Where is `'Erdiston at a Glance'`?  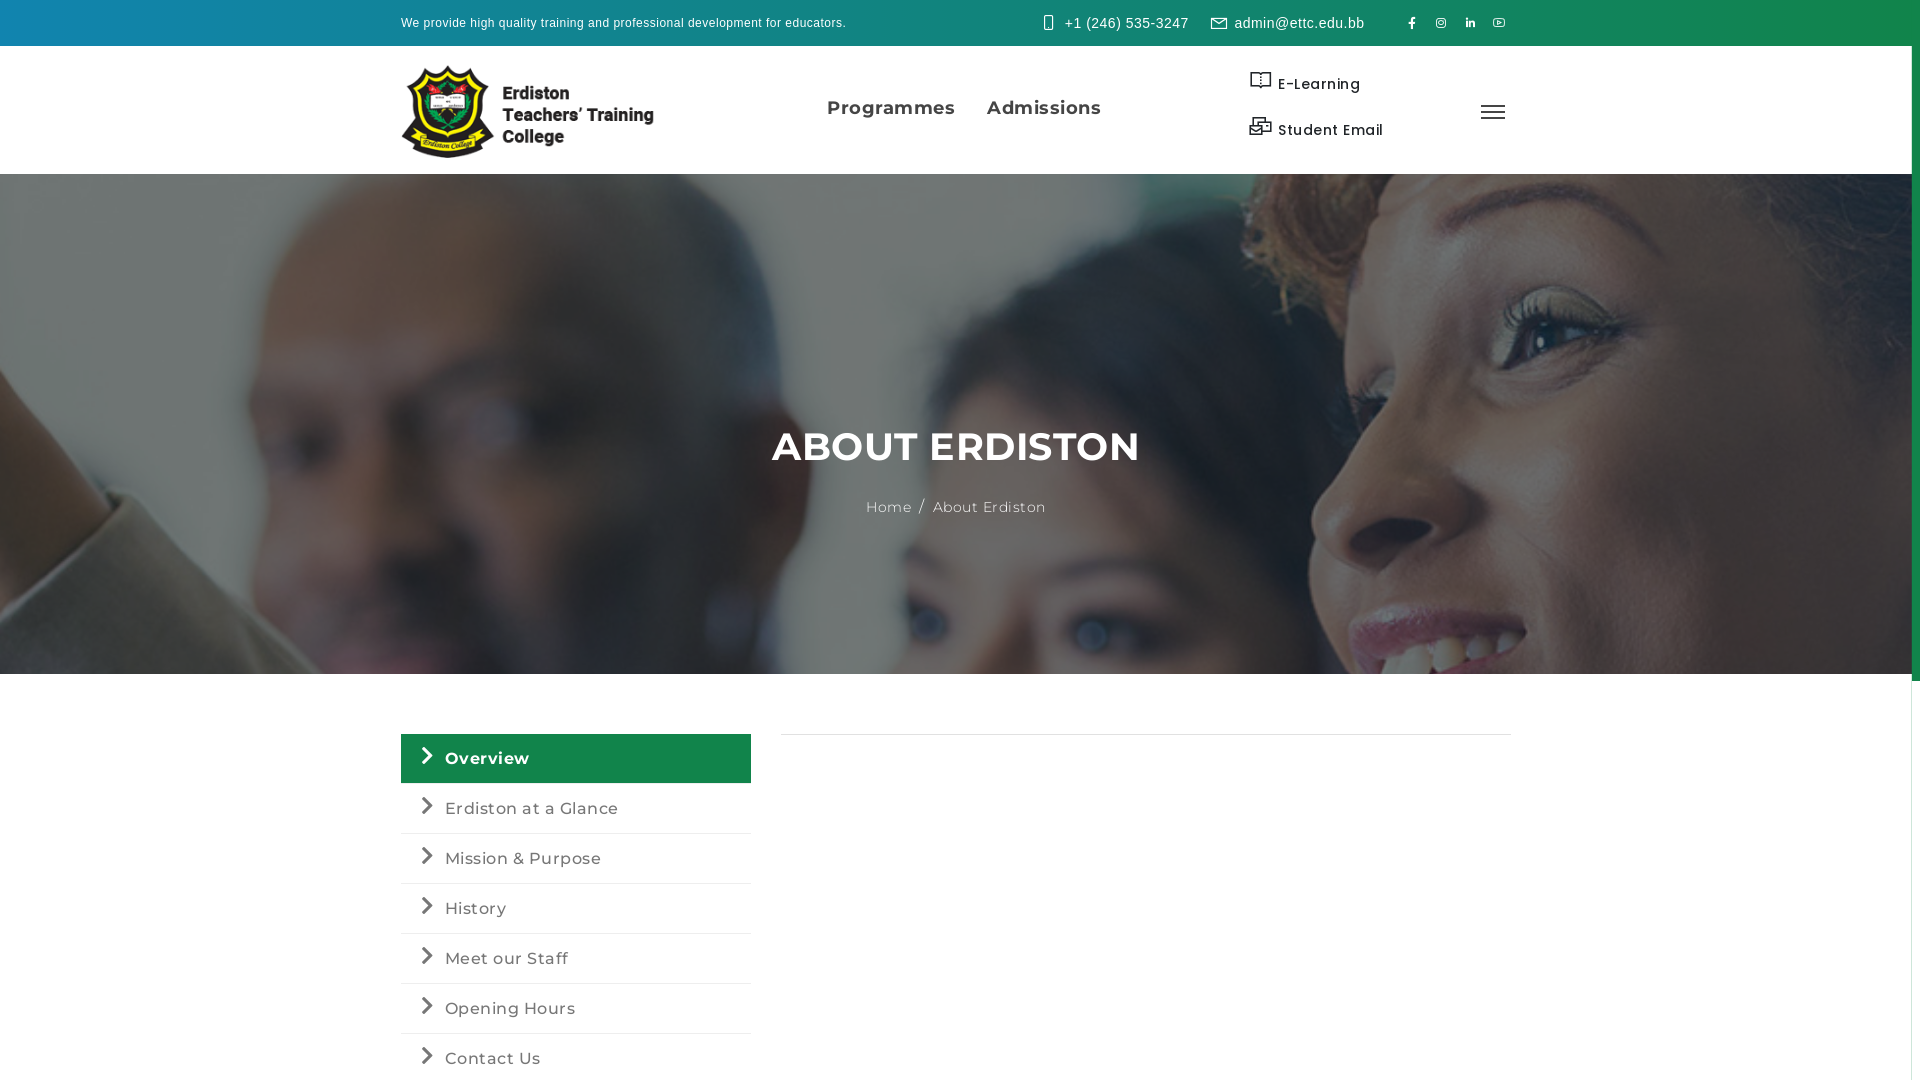 'Erdiston at a Glance' is located at coordinates (575, 808).